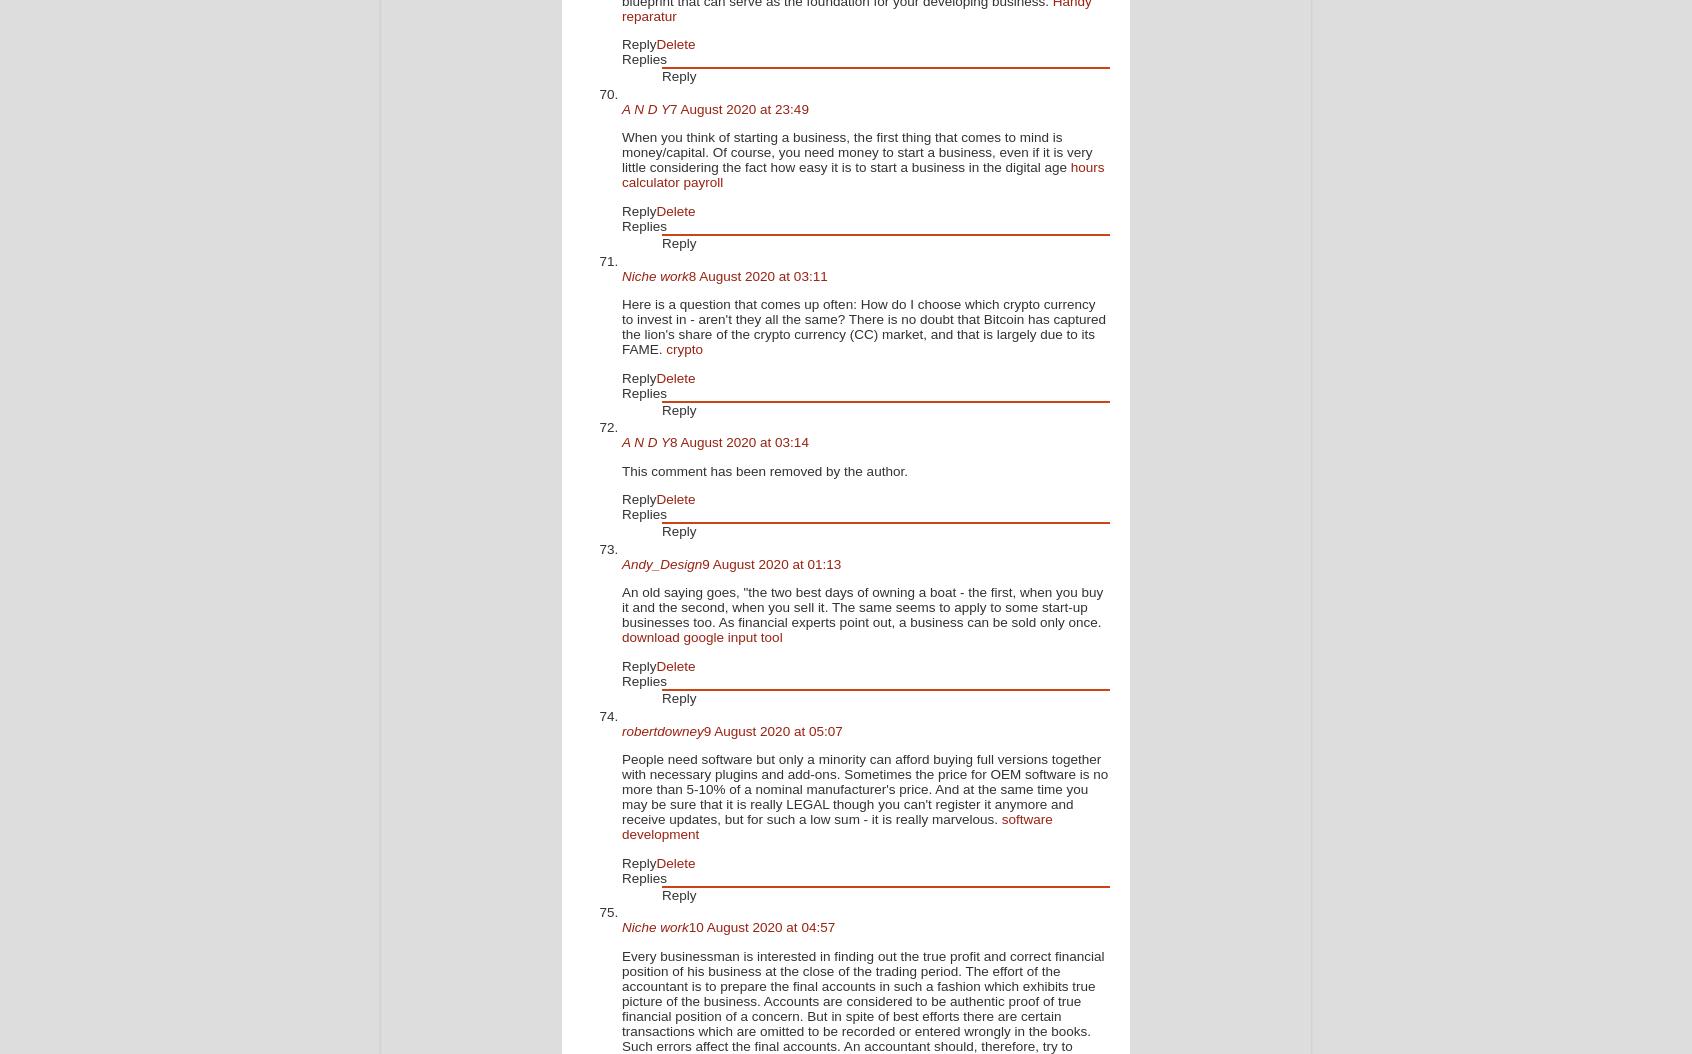 Image resolution: width=1692 pixels, height=1054 pixels. What do you see at coordinates (855, 152) in the screenshot?
I see `'When you think of starting a business, the first thing that comes to mind is money/capital. Of course, you need money to start a business, even if it is very little considering the fact how easy it is to start a business in the digital age'` at bounding box center [855, 152].